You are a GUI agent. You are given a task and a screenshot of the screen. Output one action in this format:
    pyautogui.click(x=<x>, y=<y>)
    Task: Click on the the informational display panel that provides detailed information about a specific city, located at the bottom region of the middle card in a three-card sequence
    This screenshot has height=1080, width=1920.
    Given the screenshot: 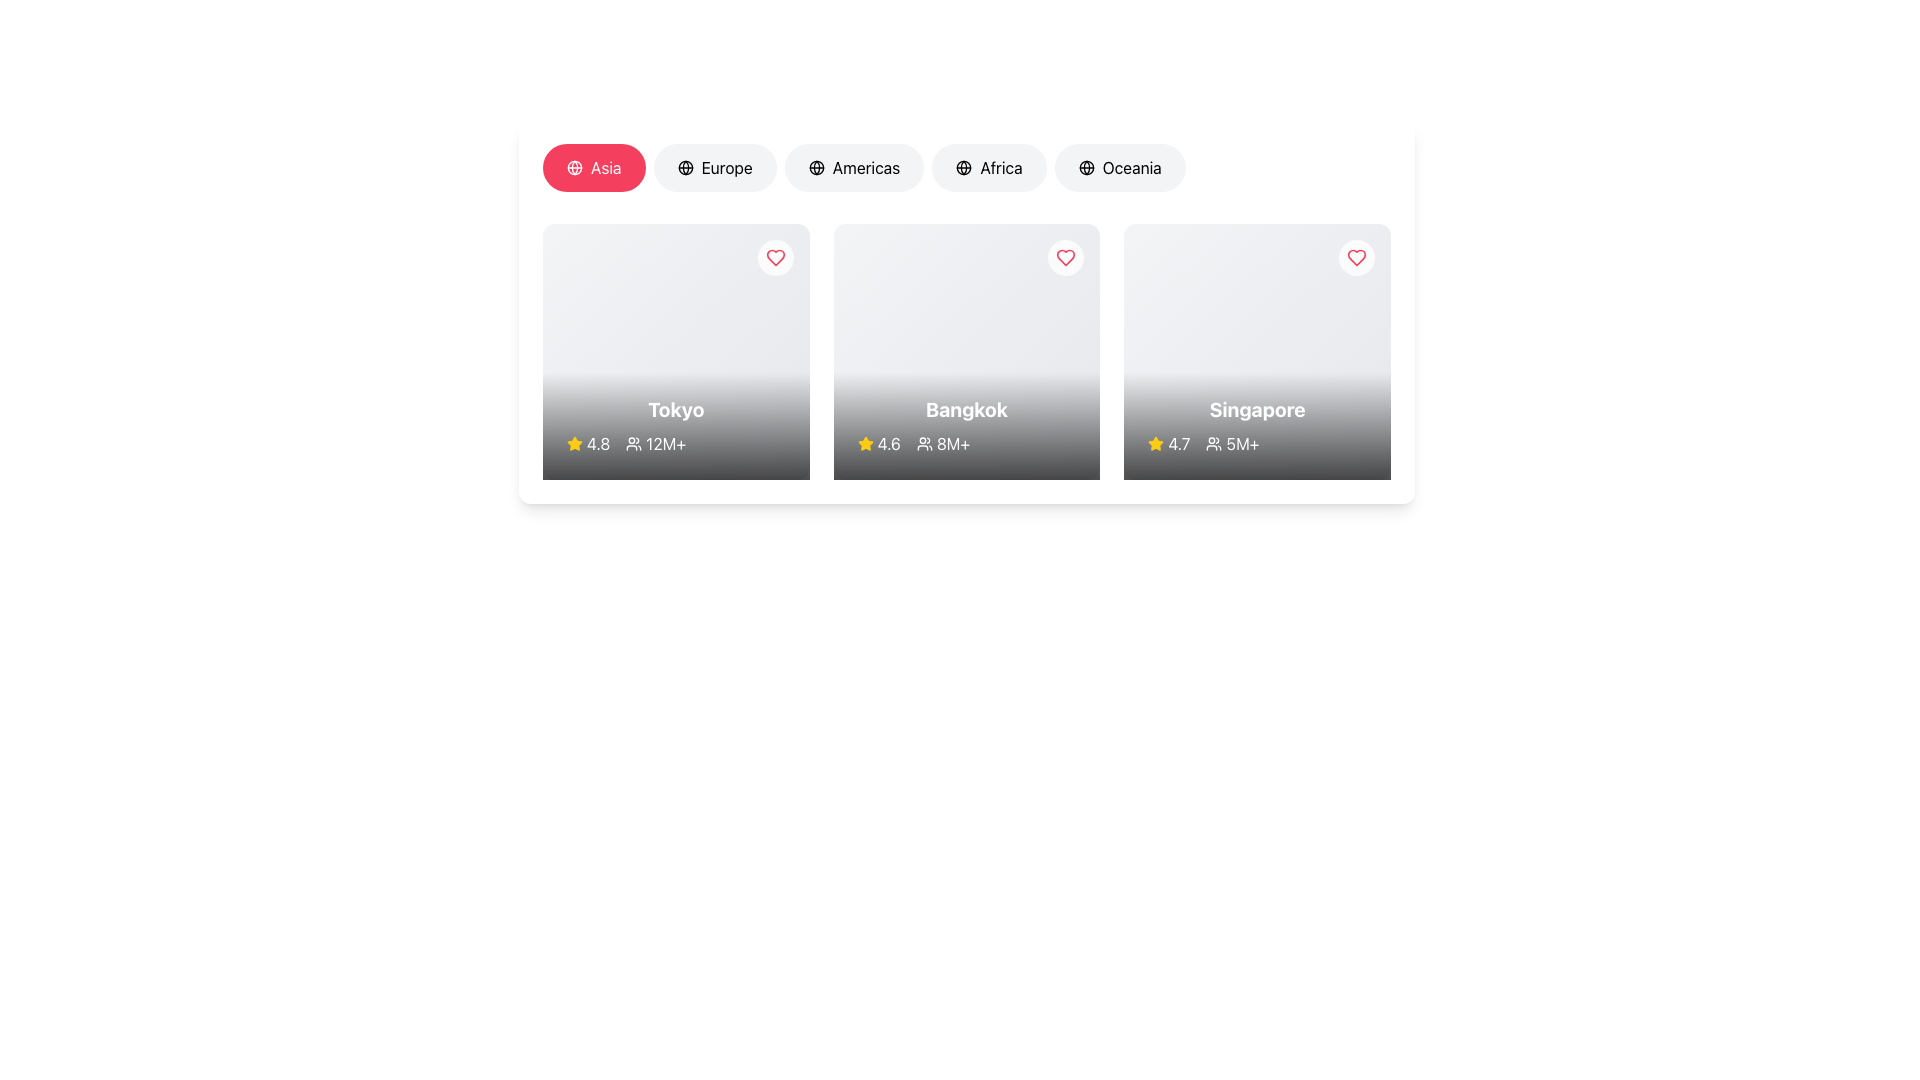 What is the action you would take?
    pyautogui.click(x=966, y=424)
    